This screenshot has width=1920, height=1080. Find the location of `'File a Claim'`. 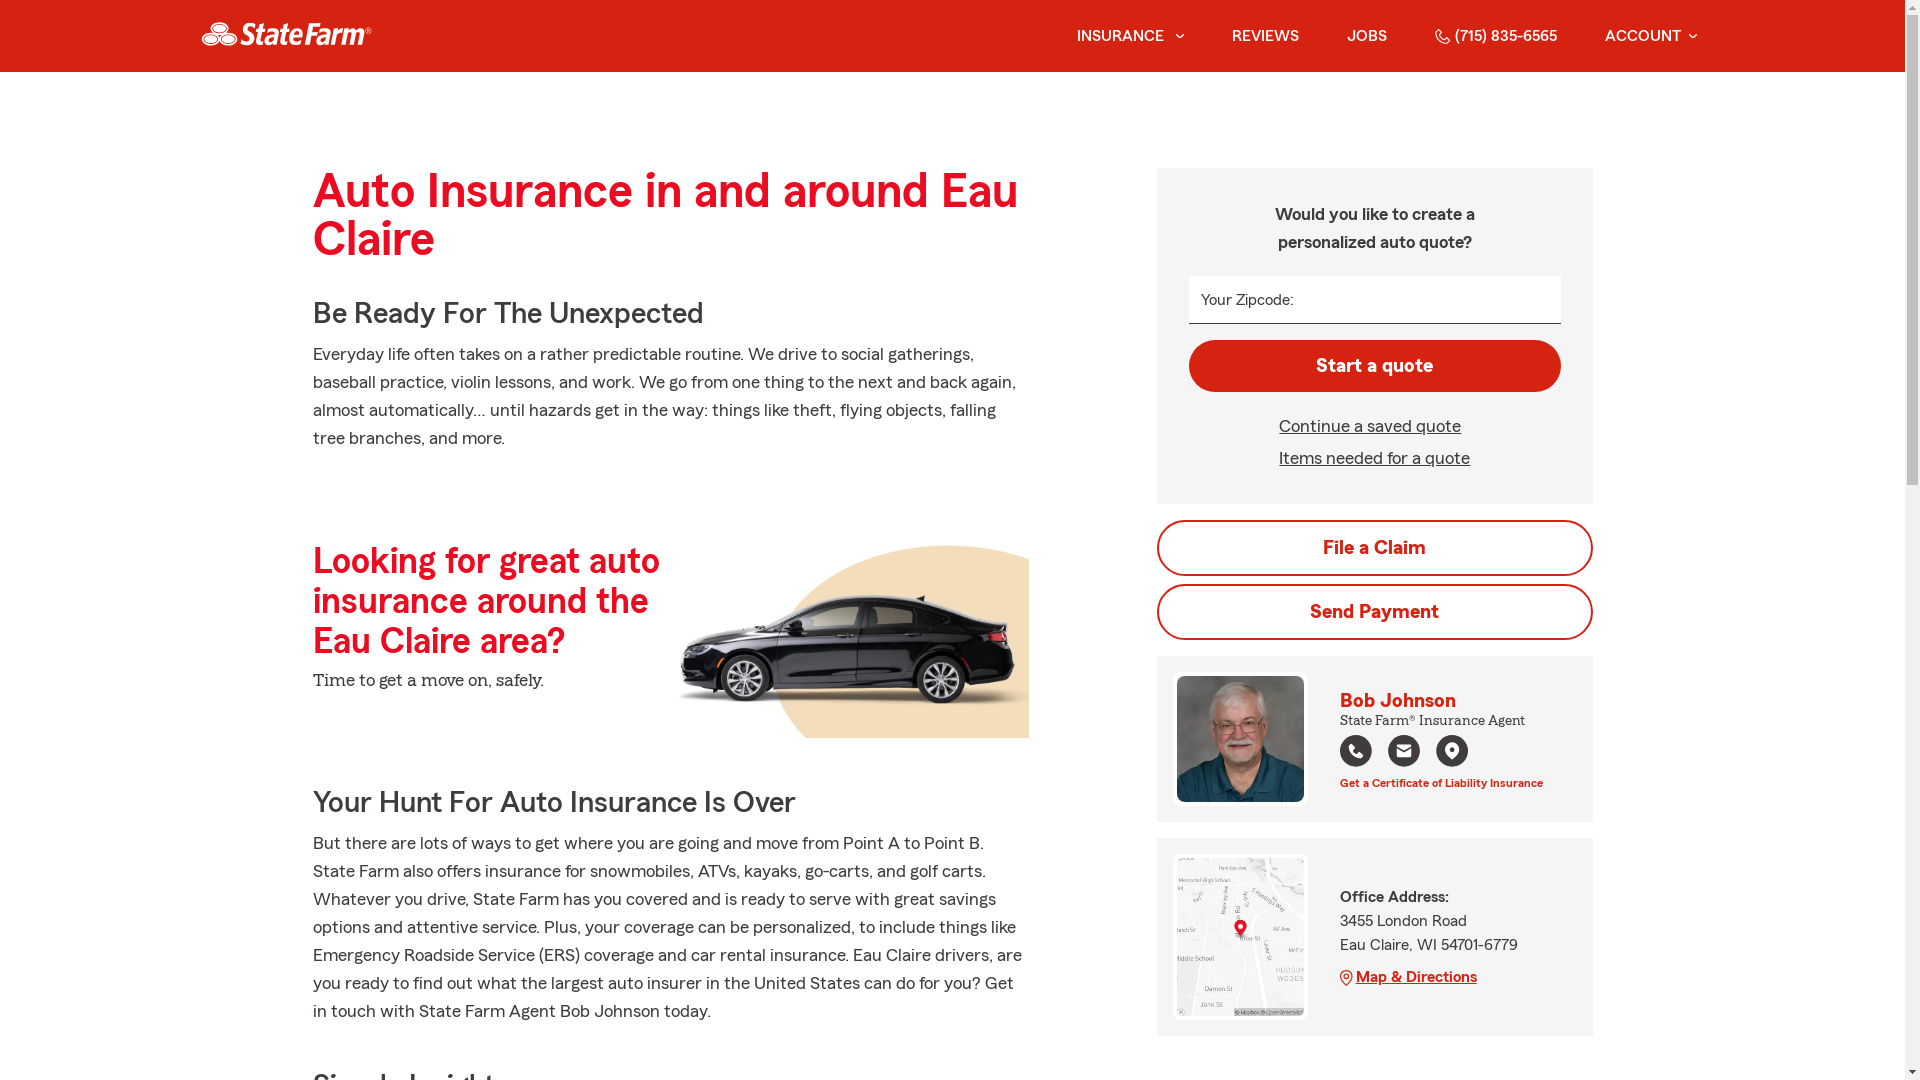

'File a Claim' is located at coordinates (1373, 547).